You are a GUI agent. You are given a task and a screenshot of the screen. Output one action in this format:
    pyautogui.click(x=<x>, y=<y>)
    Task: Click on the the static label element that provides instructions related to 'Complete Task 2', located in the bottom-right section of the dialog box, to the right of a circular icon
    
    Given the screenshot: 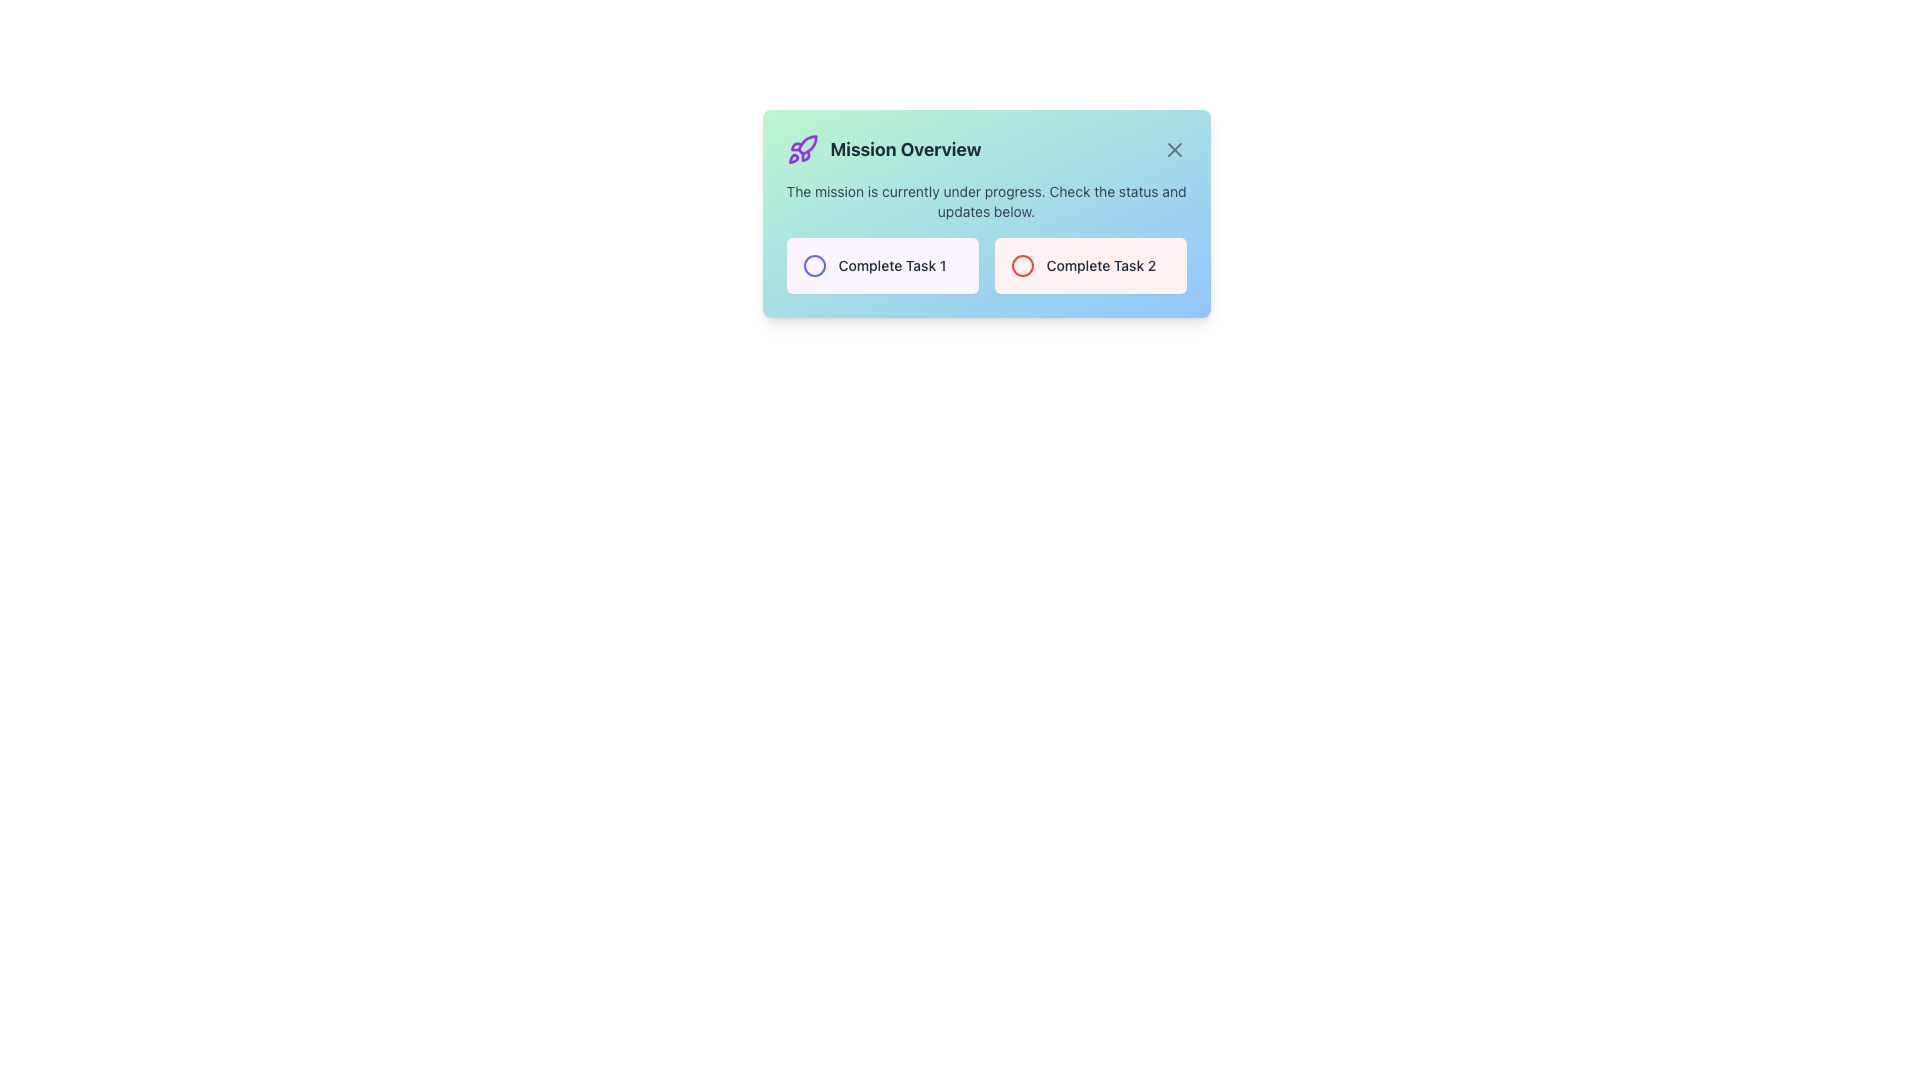 What is the action you would take?
    pyautogui.click(x=1100, y=265)
    